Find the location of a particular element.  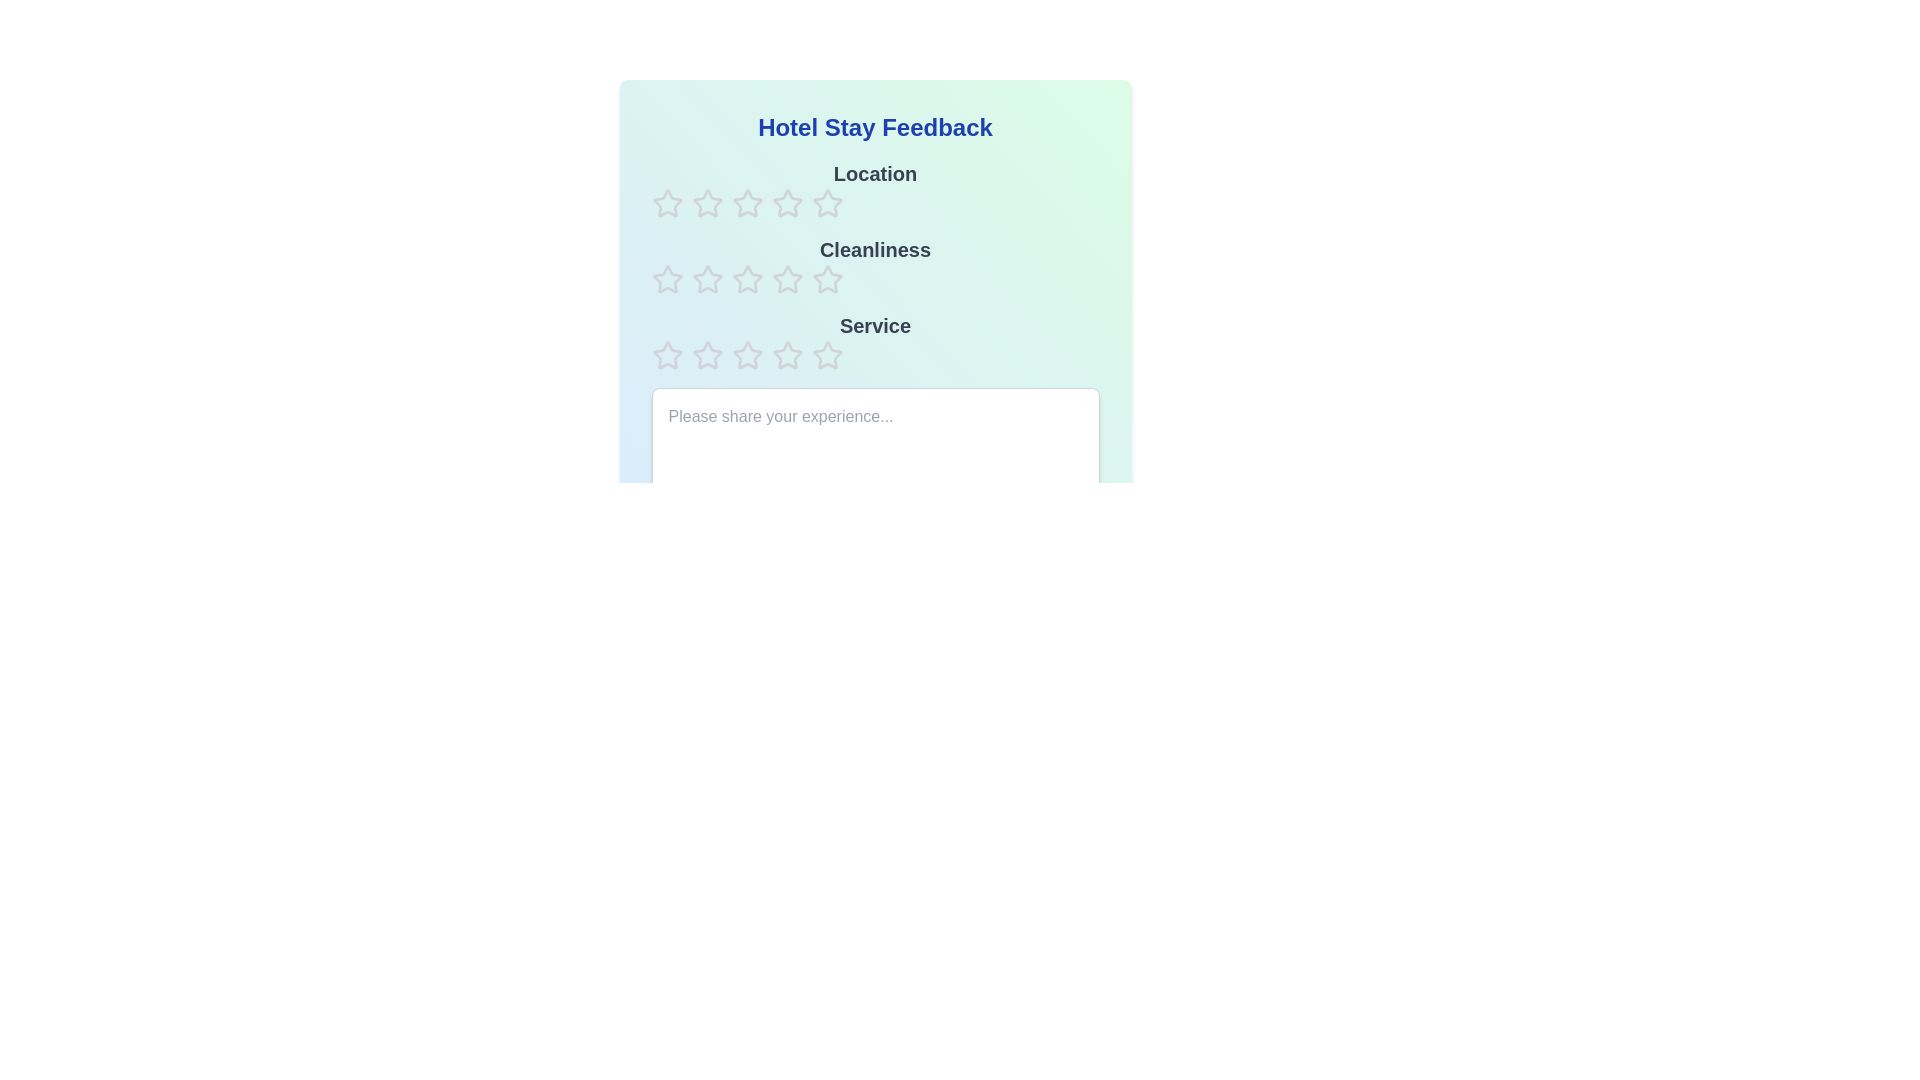

the star icons in the 'Service' rating input component of the feedback form is located at coordinates (875, 341).